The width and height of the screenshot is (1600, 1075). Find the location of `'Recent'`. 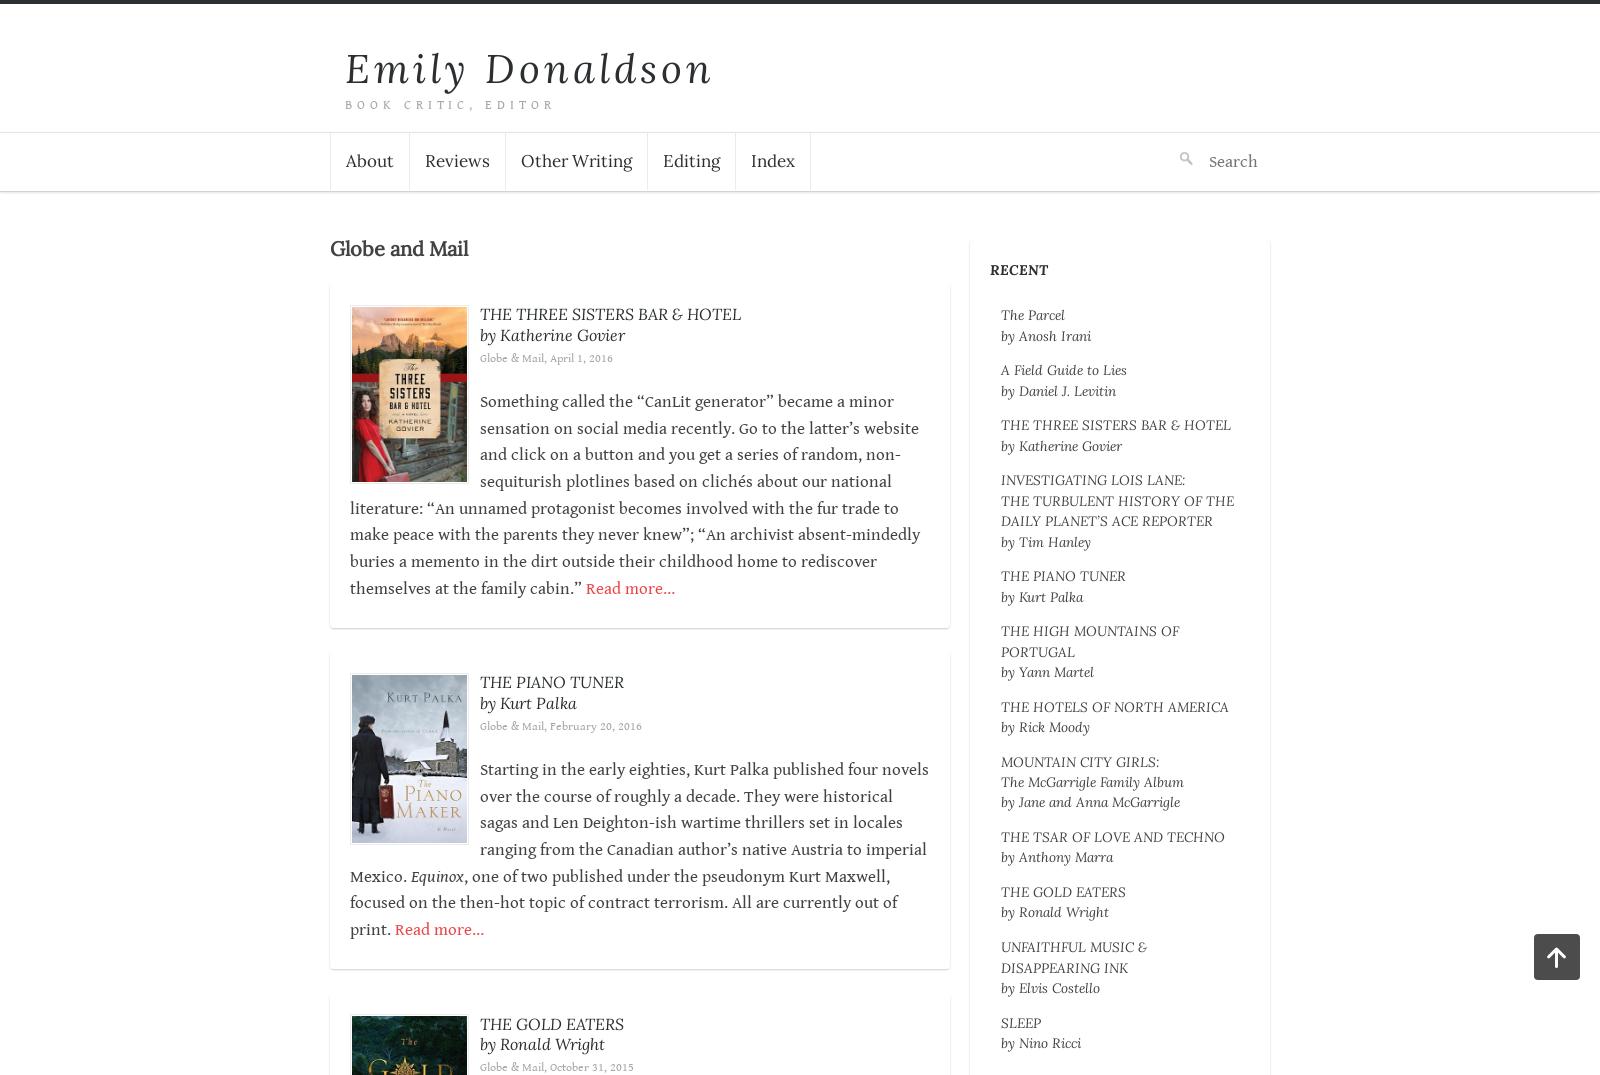

'Recent' is located at coordinates (1019, 268).